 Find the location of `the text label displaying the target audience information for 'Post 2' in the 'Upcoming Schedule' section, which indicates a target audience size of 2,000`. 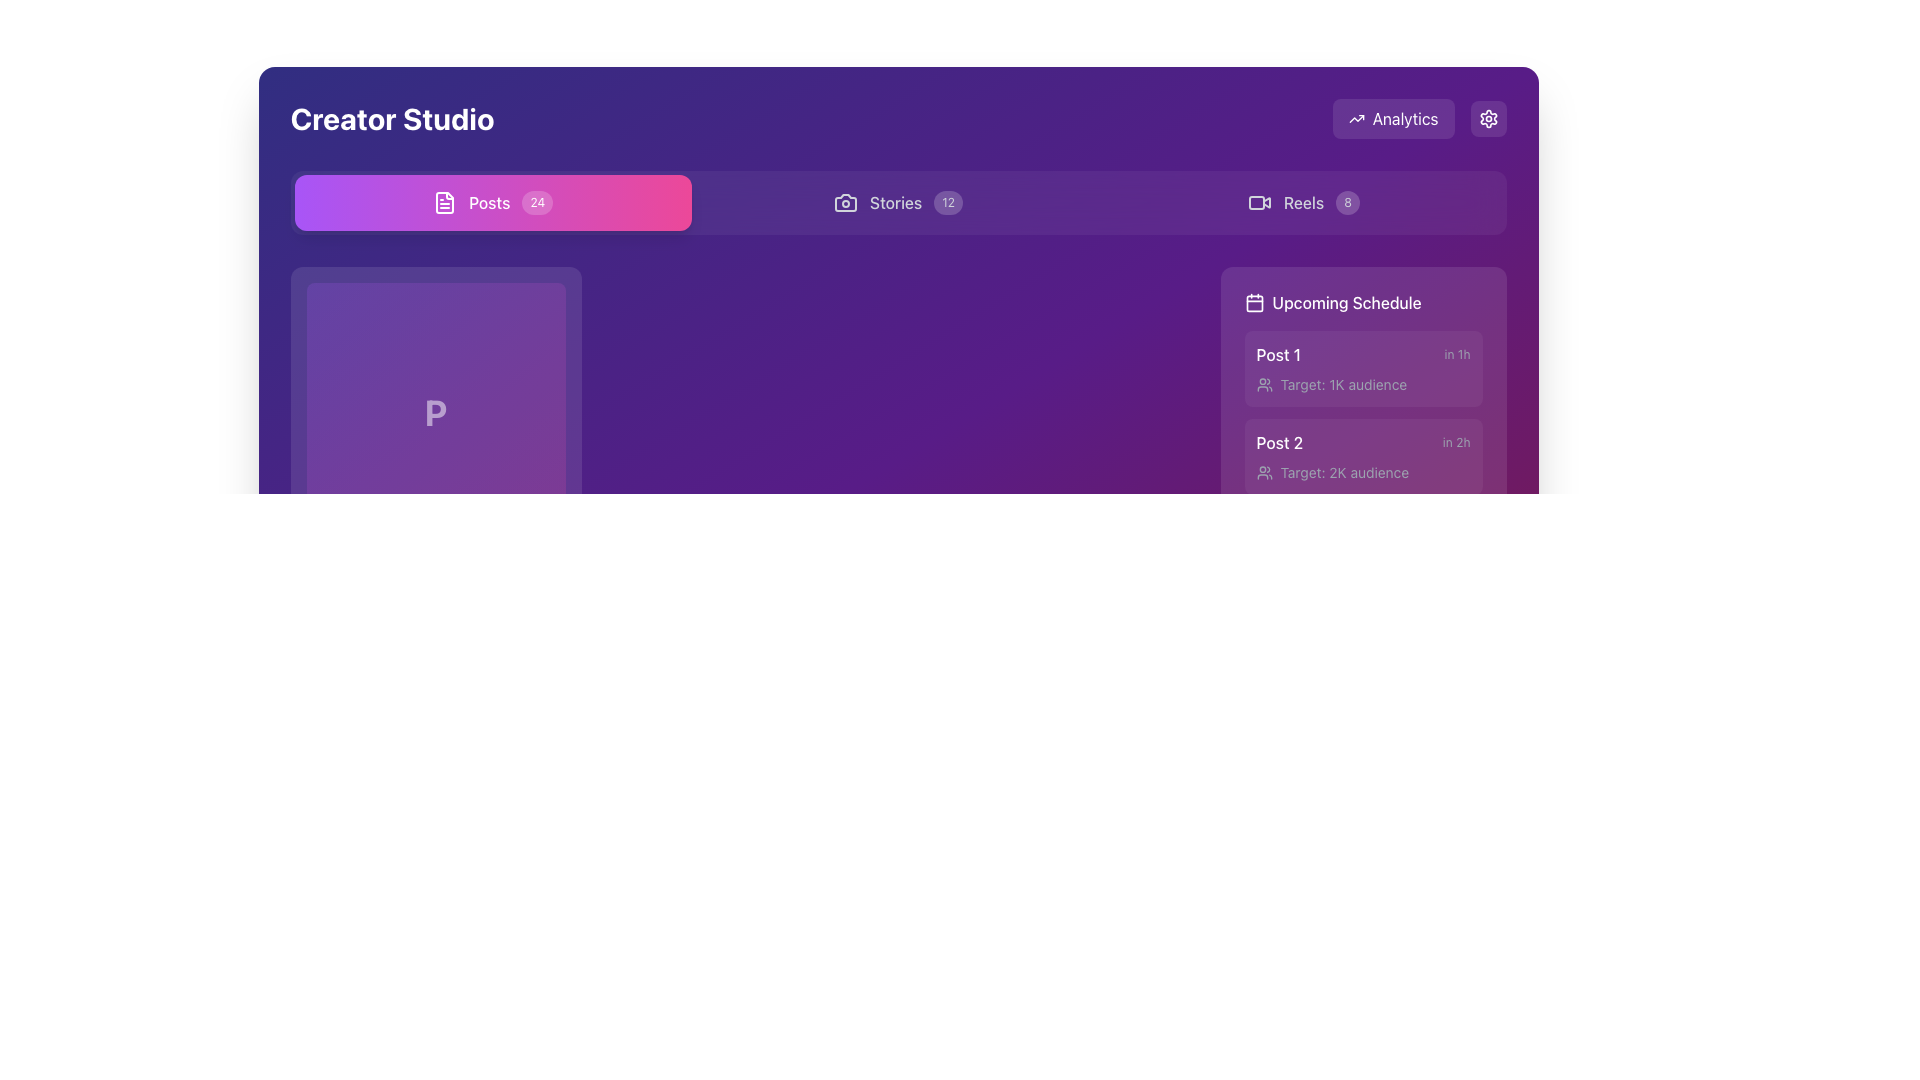

the text label displaying the target audience information for 'Post 2' in the 'Upcoming Schedule' section, which indicates a target audience size of 2,000 is located at coordinates (1362, 473).